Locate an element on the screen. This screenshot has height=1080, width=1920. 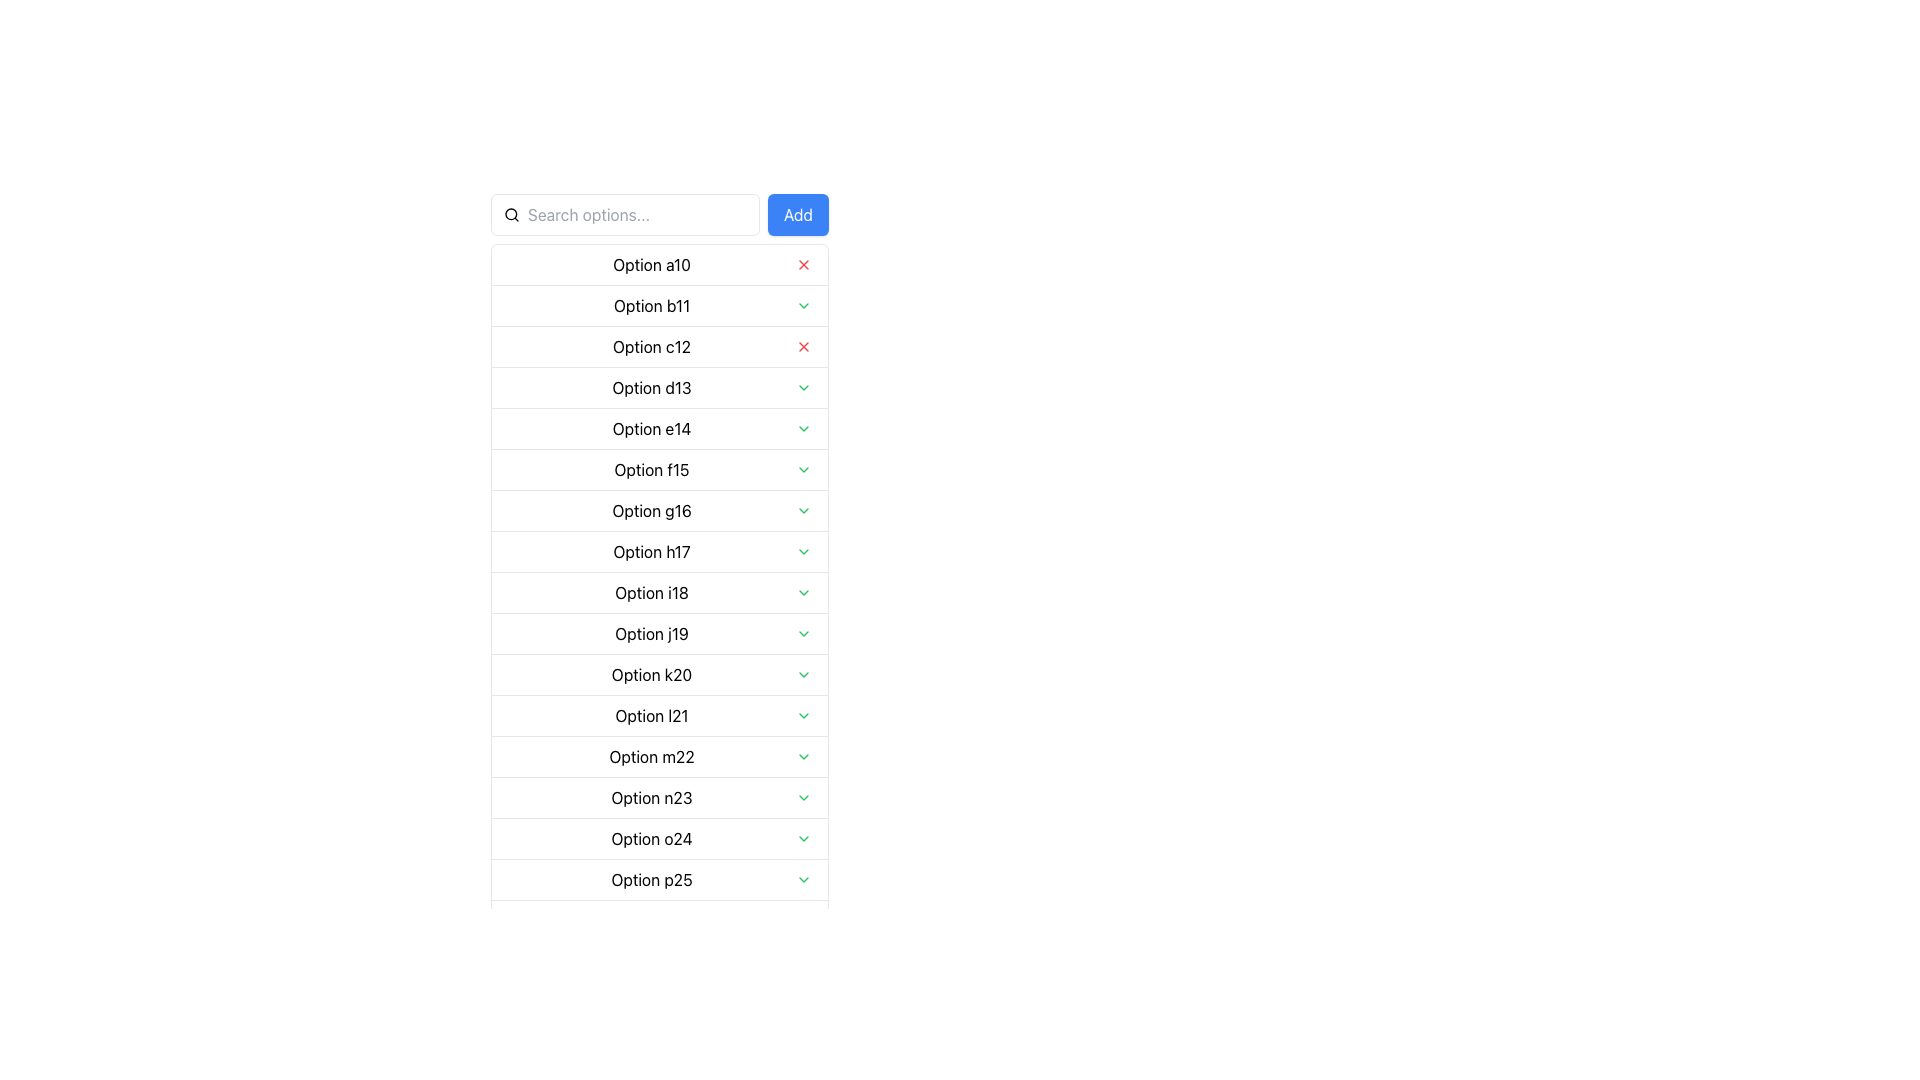
the List Item containing the text 'Option o24' with a green downward-facing chevron icon is located at coordinates (660, 838).